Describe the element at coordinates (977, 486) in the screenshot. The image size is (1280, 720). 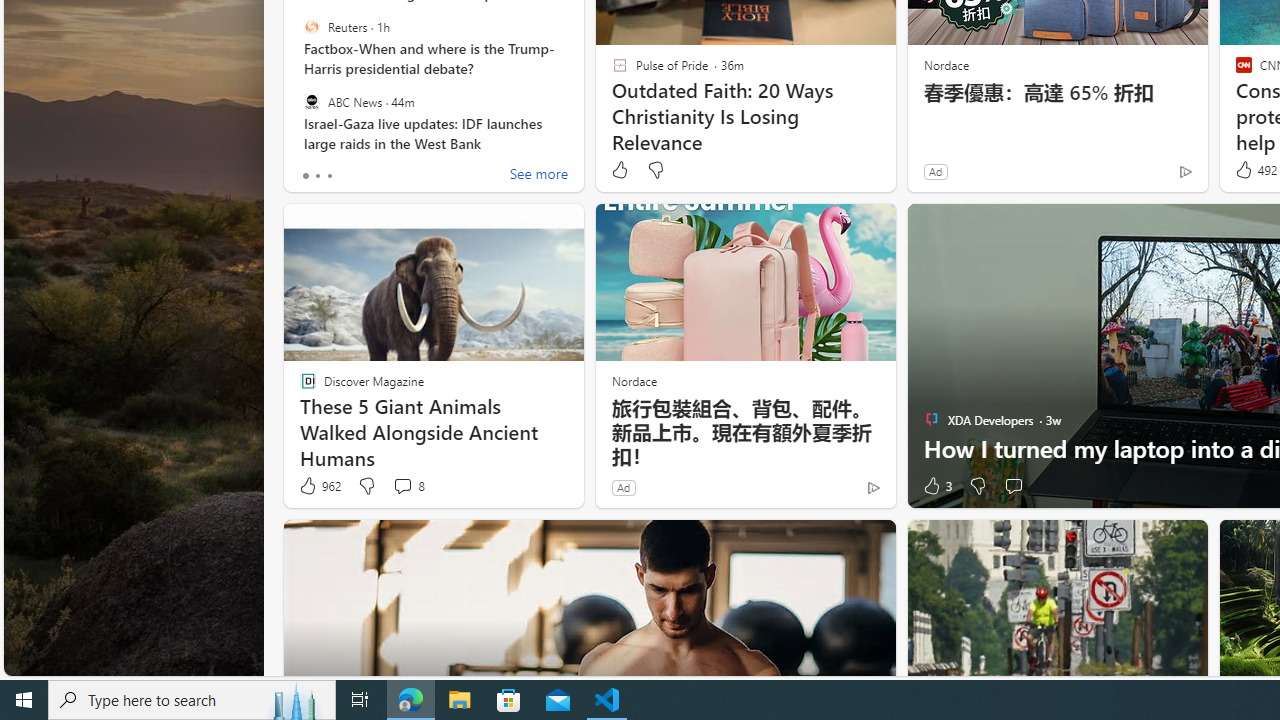
I see `'Dislike'` at that location.